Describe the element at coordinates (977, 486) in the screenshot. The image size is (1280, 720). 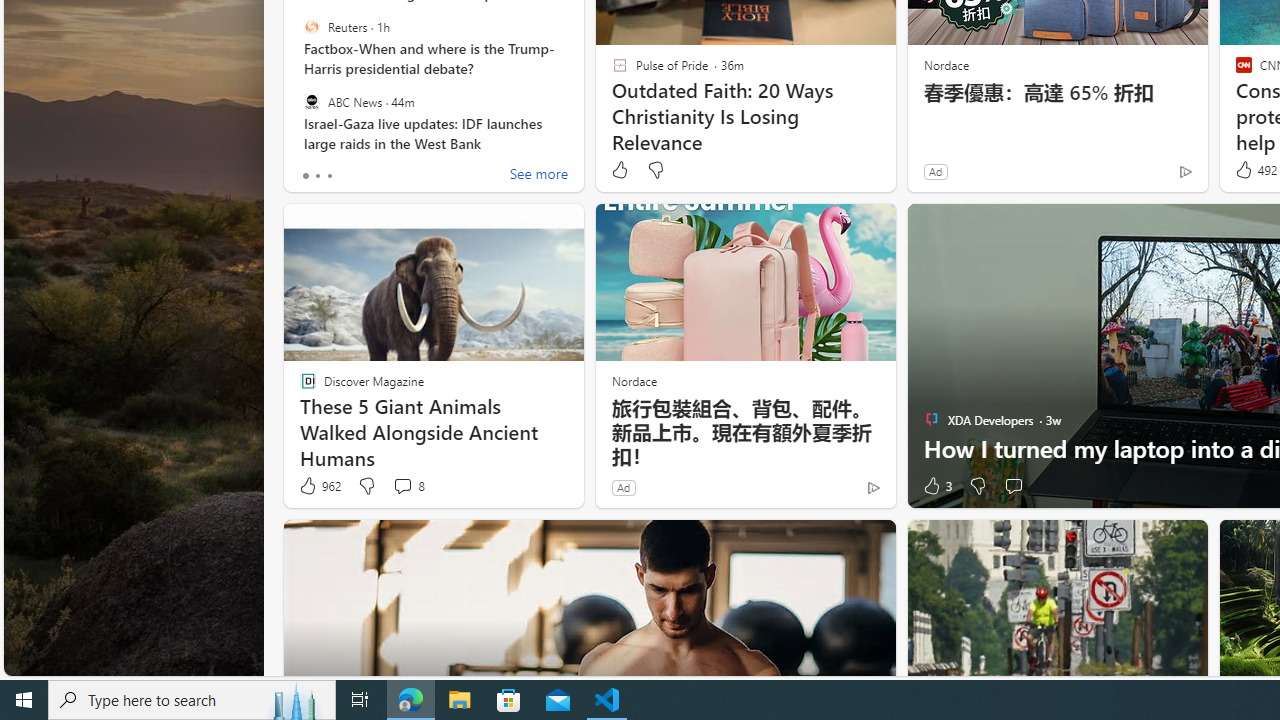
I see `'Dislike'` at that location.